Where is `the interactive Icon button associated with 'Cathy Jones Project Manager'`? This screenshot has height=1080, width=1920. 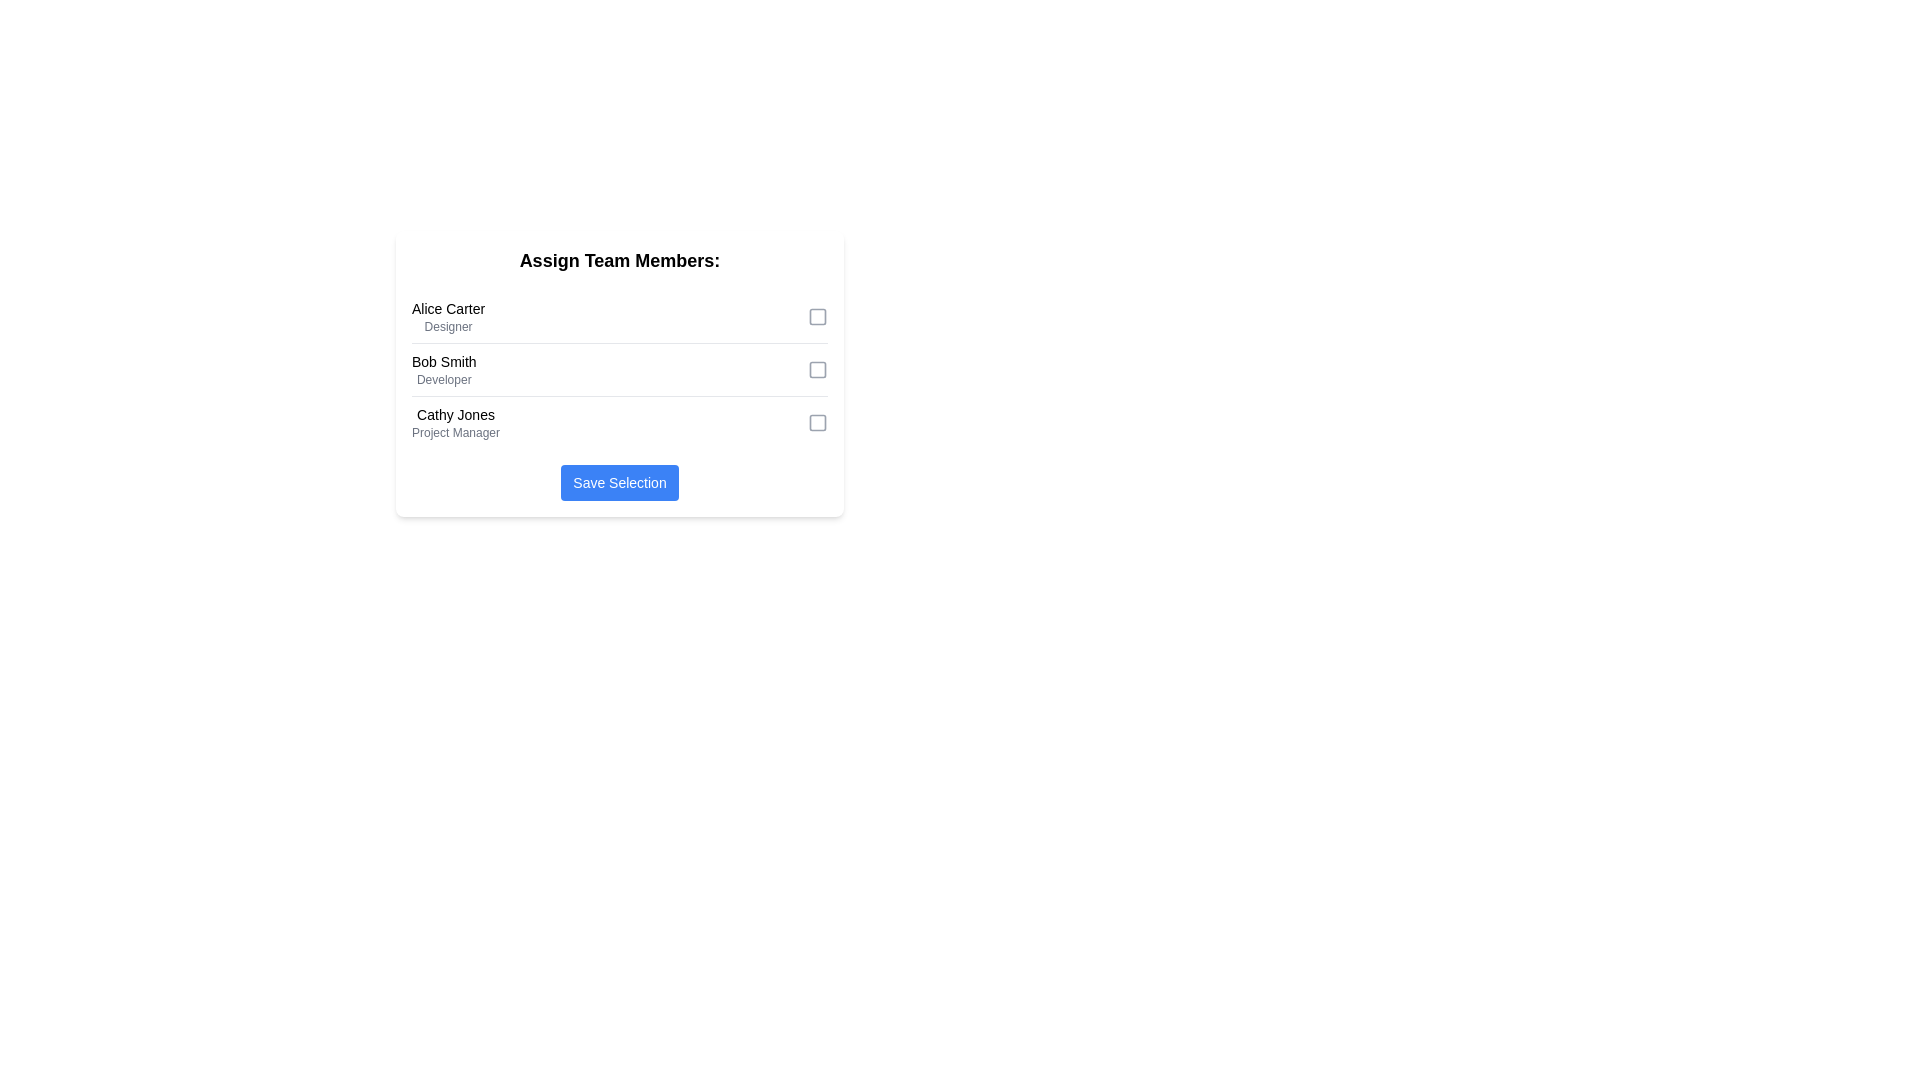 the interactive Icon button associated with 'Cathy Jones Project Manager' is located at coordinates (817, 422).